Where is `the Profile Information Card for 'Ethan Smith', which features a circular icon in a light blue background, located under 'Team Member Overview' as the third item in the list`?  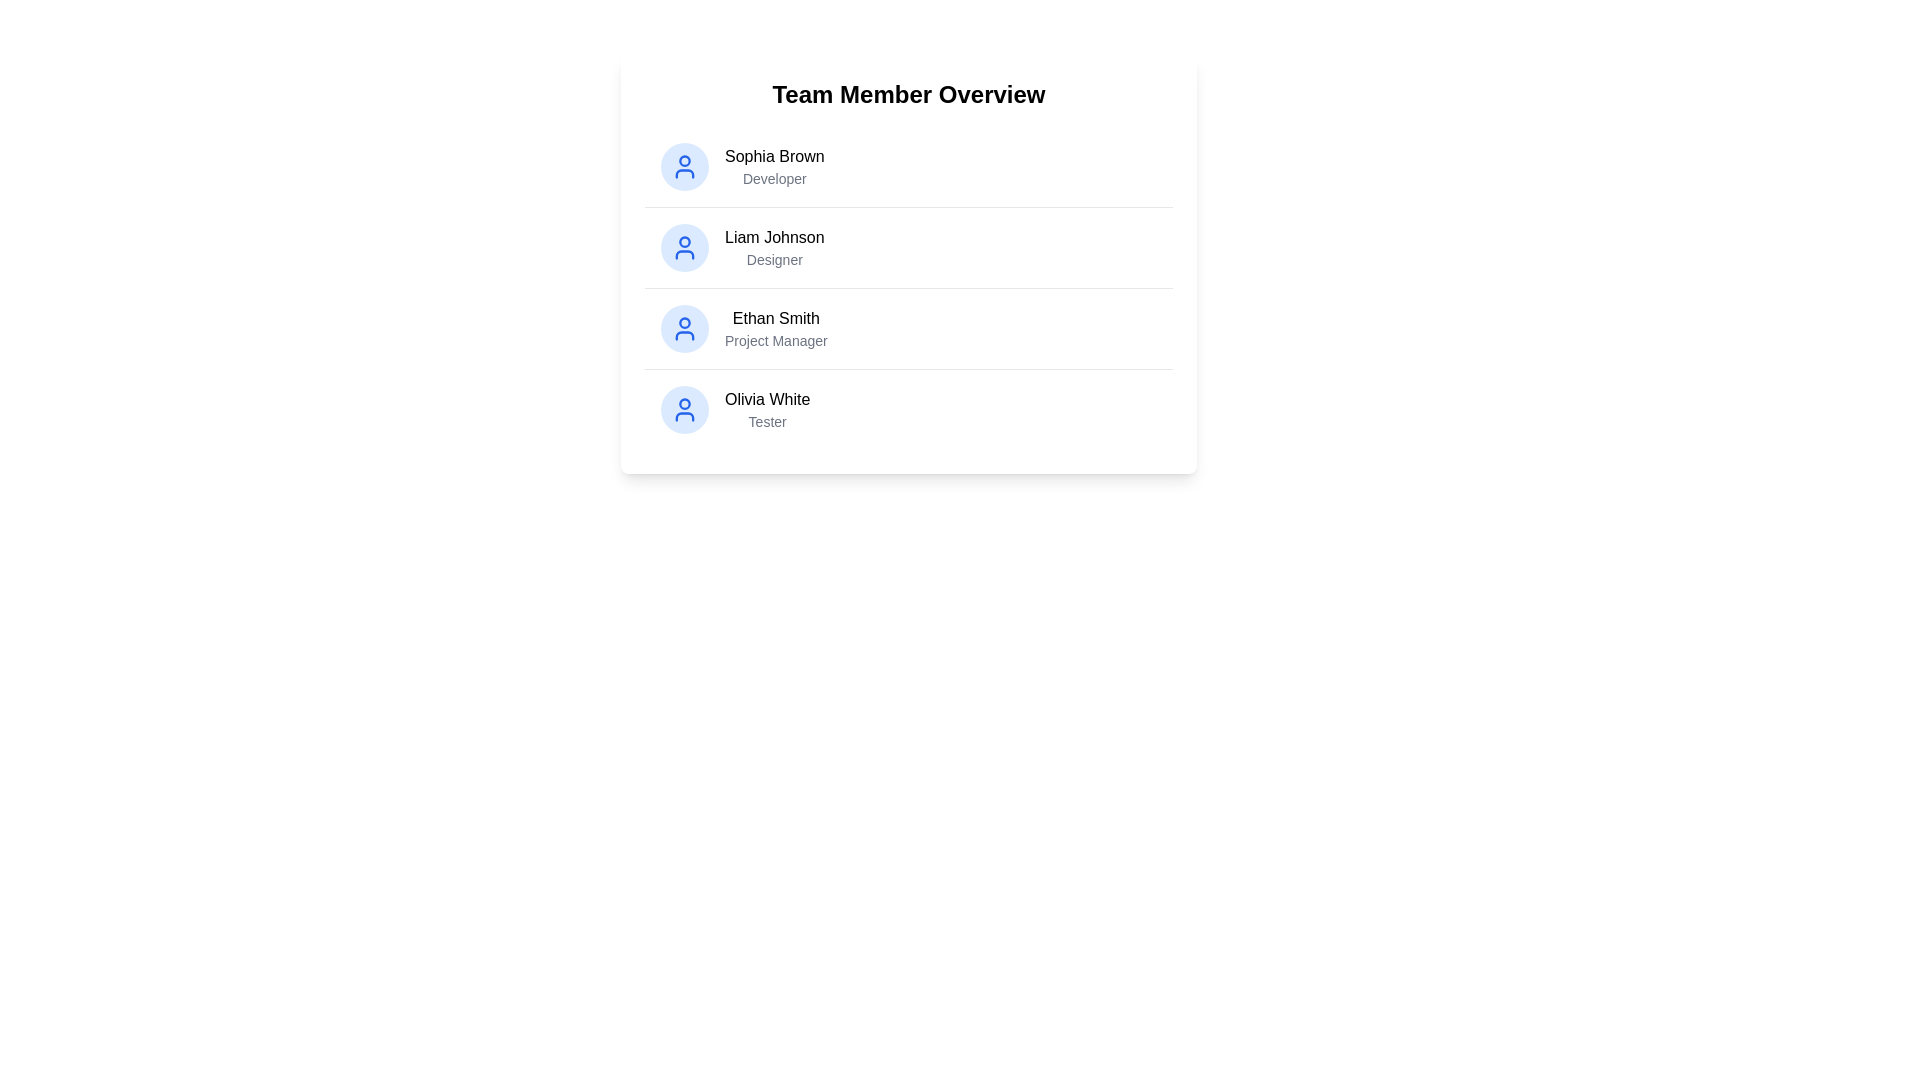
the Profile Information Card for 'Ethan Smith', which features a circular icon in a light blue background, located under 'Team Member Overview' as the third item in the list is located at coordinates (743, 327).